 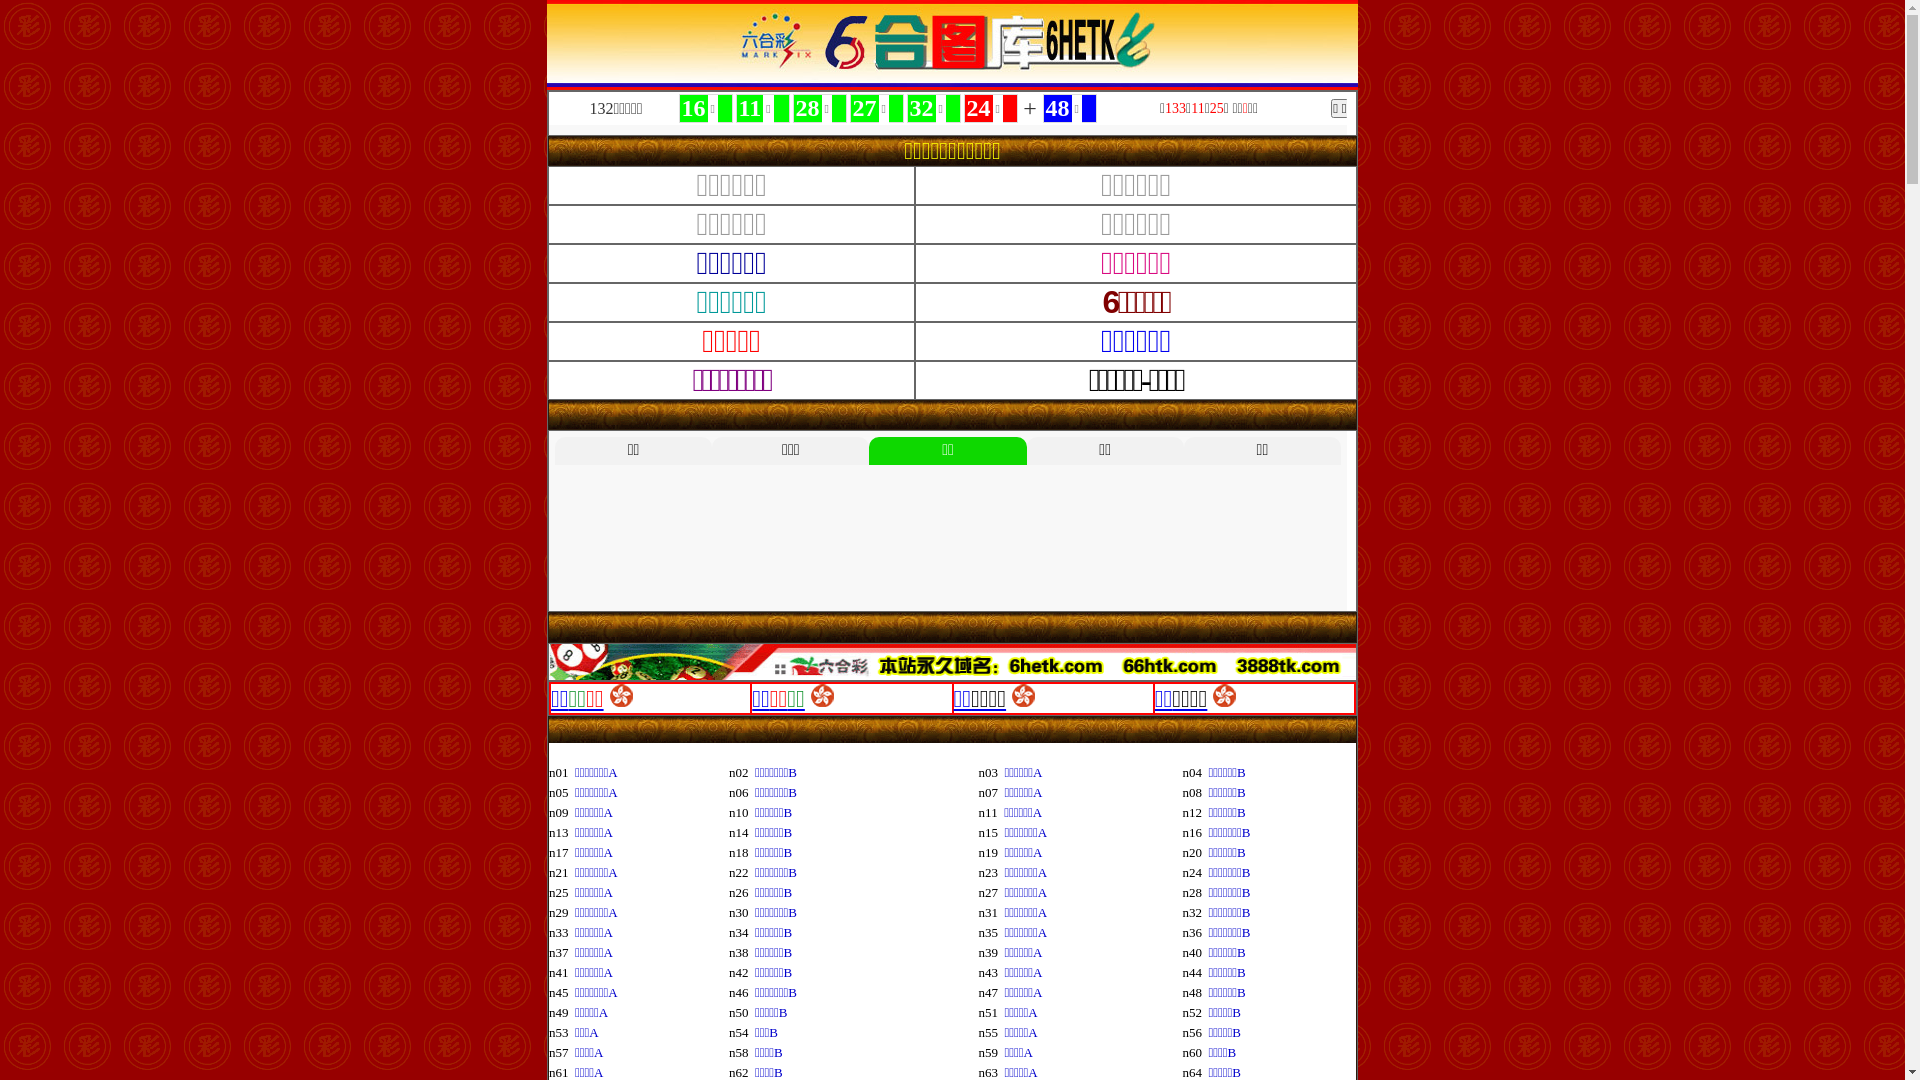 I want to click on 'n43 ', so click(x=992, y=971).